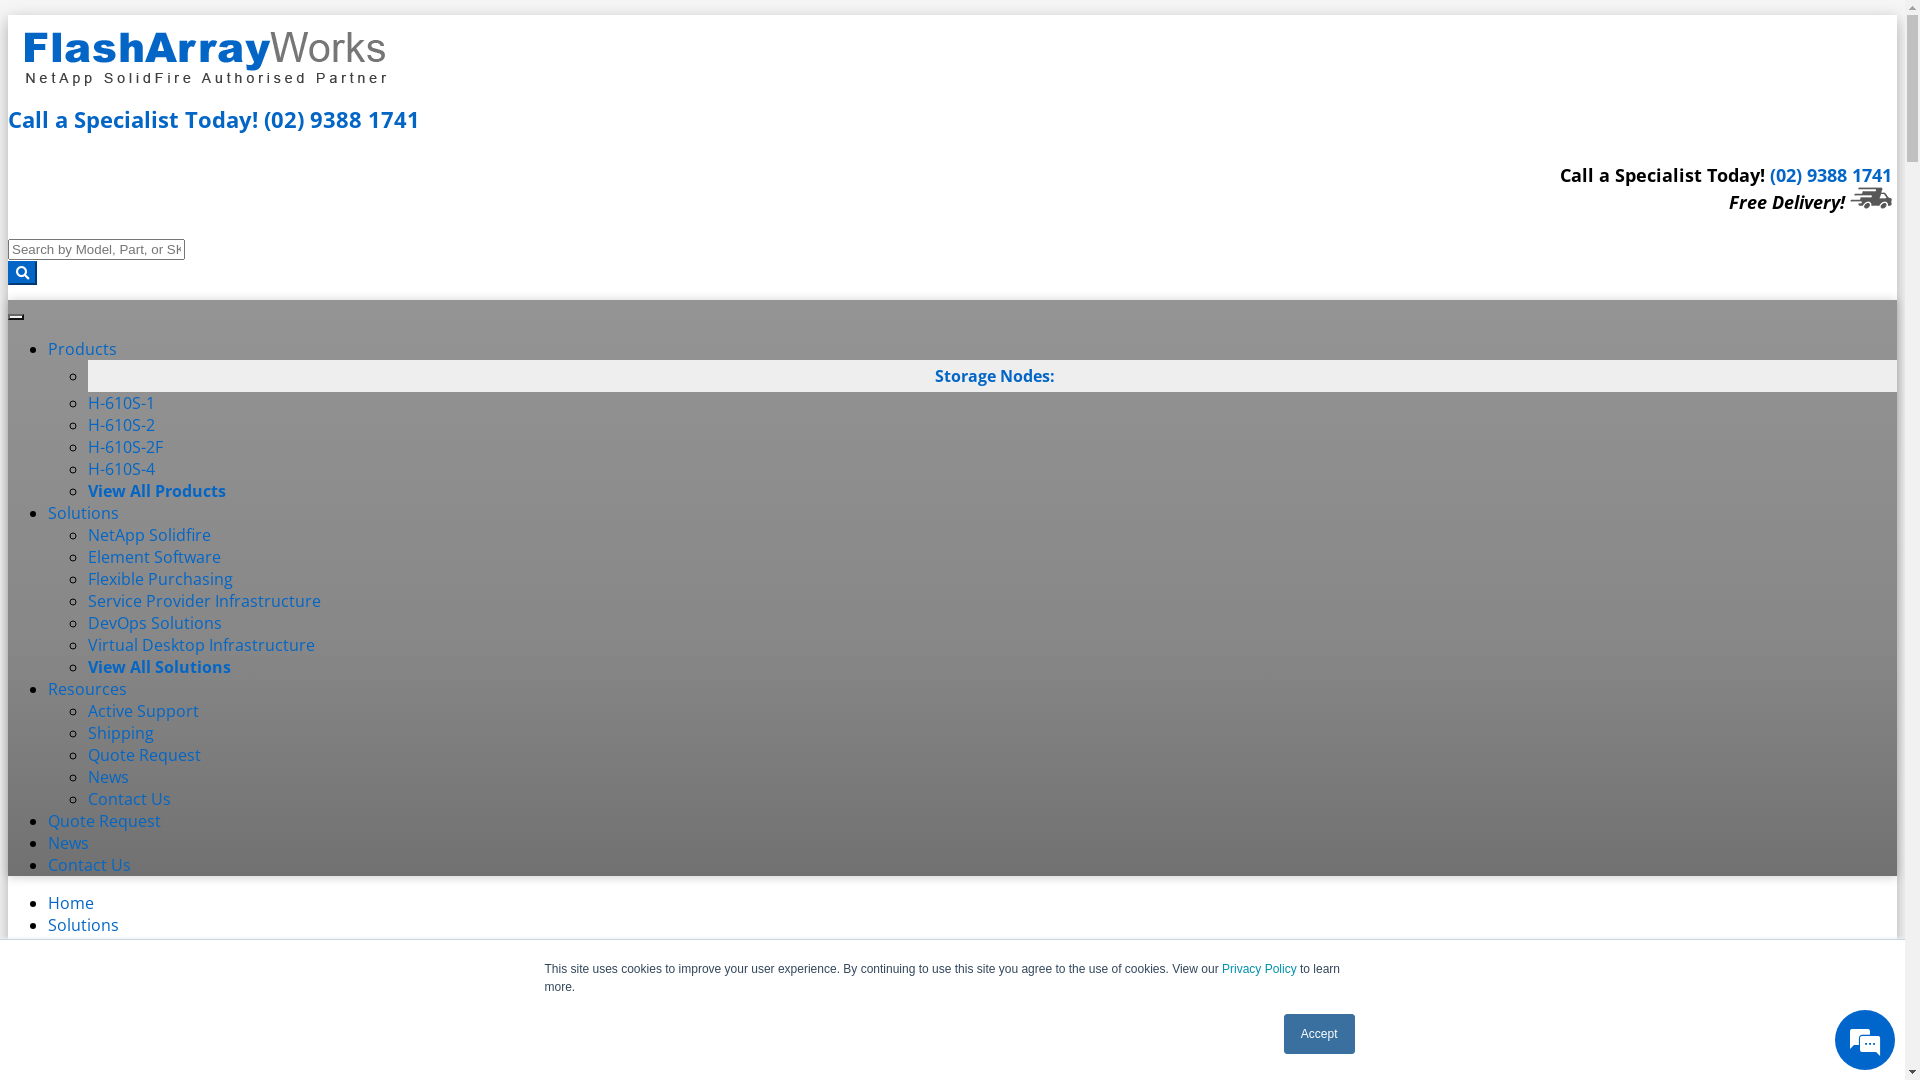 The height and width of the screenshot is (1080, 1920). What do you see at coordinates (148, 534) in the screenshot?
I see `'NetApp Solidfire'` at bounding box center [148, 534].